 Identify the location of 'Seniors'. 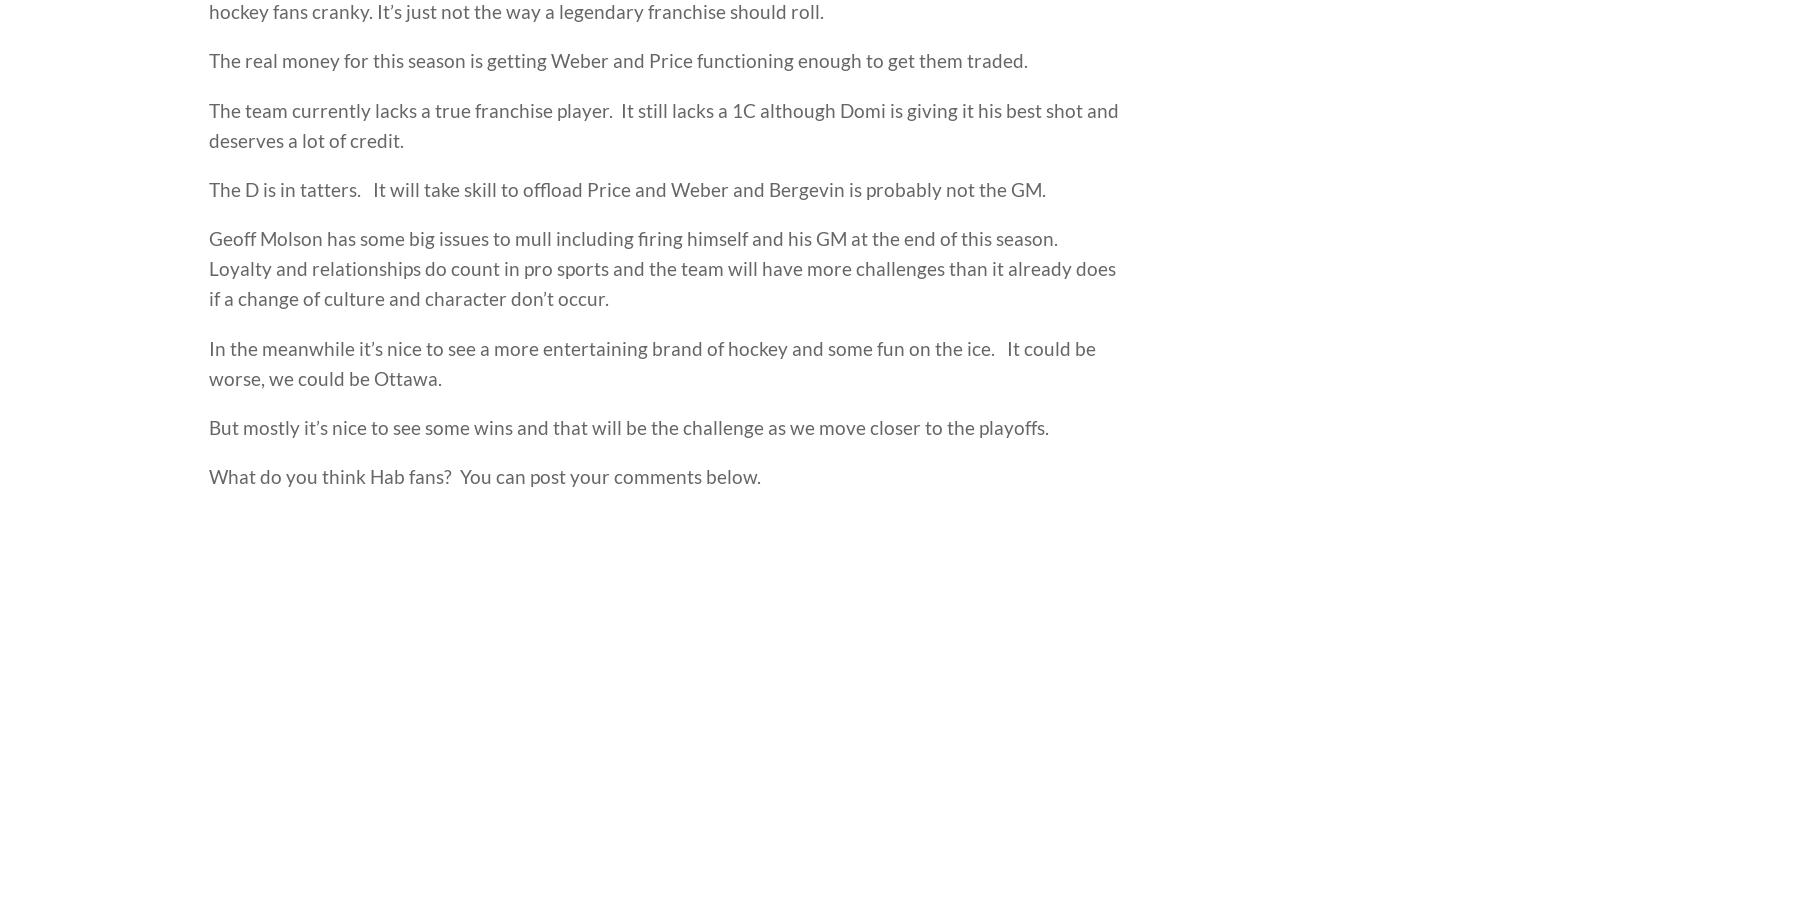
(825, 866).